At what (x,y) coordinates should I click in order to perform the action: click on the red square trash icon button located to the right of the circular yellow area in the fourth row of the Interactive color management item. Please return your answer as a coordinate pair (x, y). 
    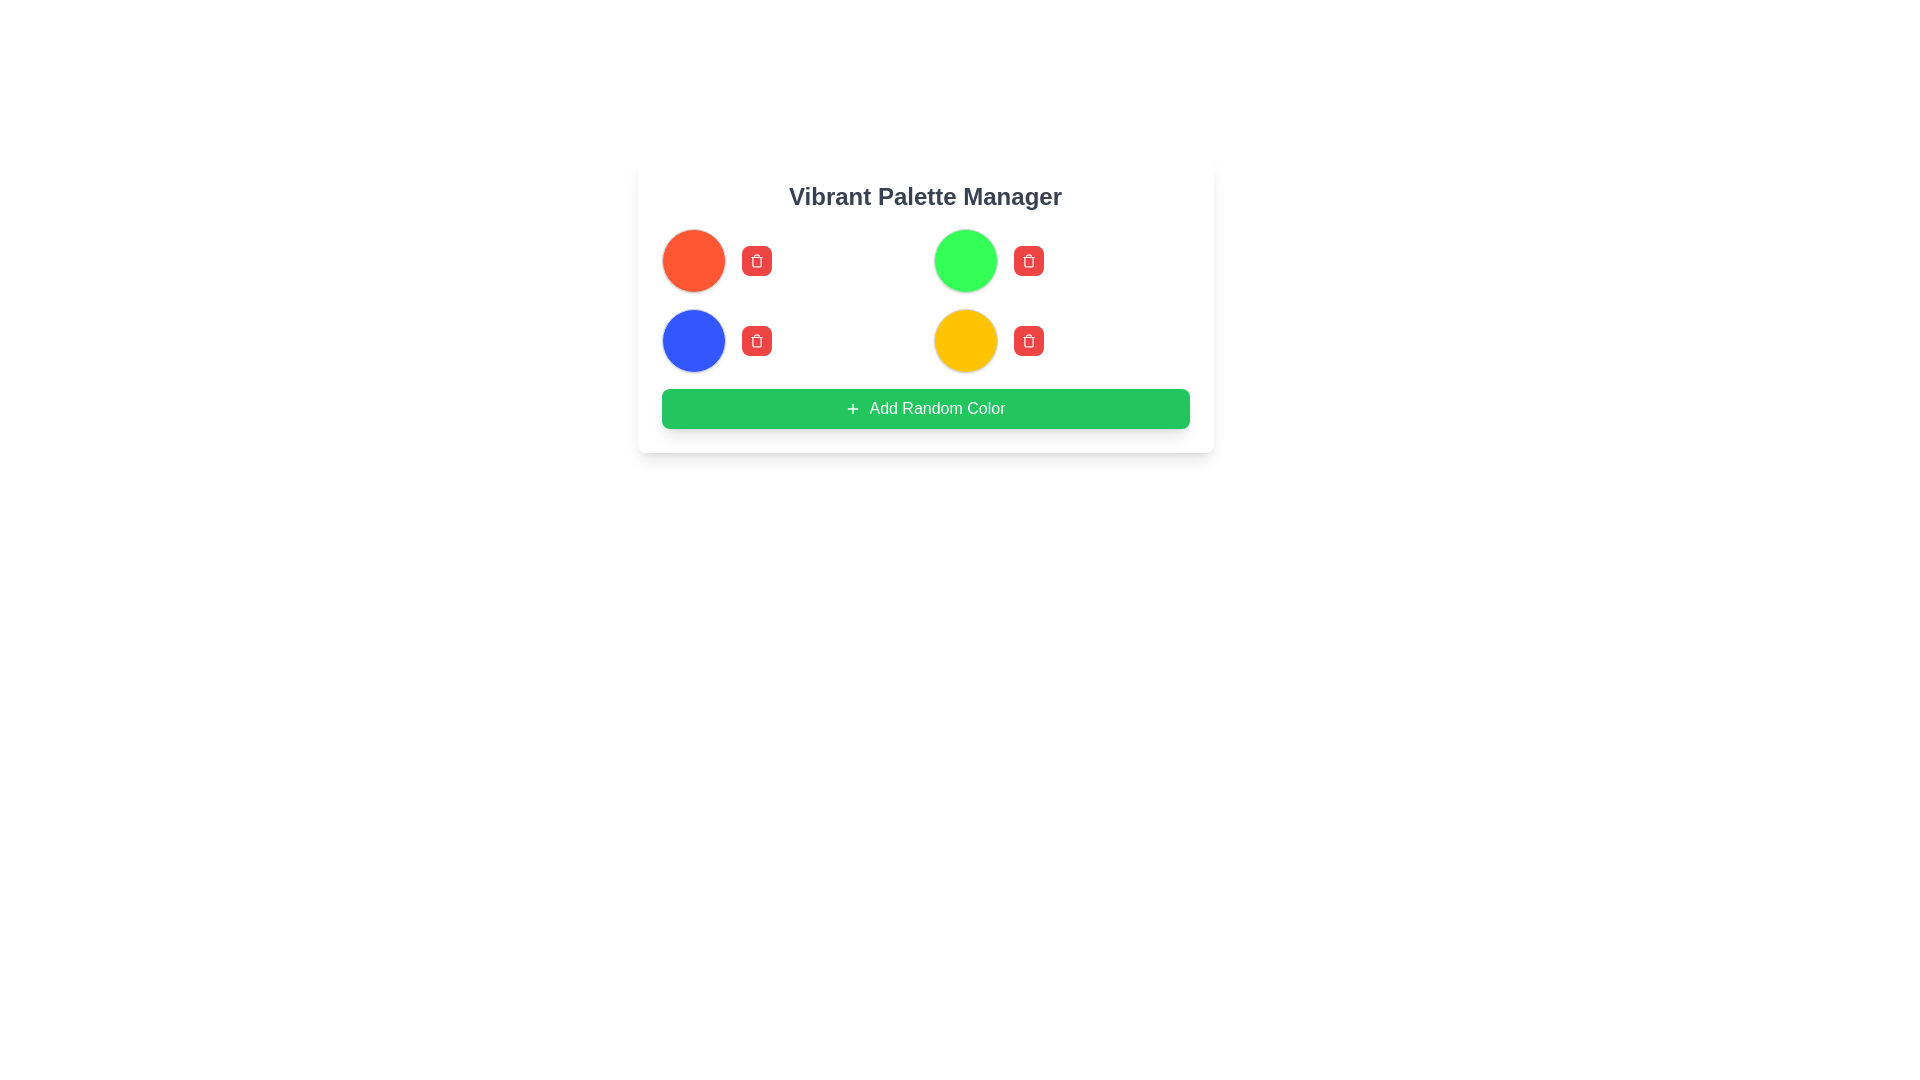
    Looking at the image, I should click on (1060, 339).